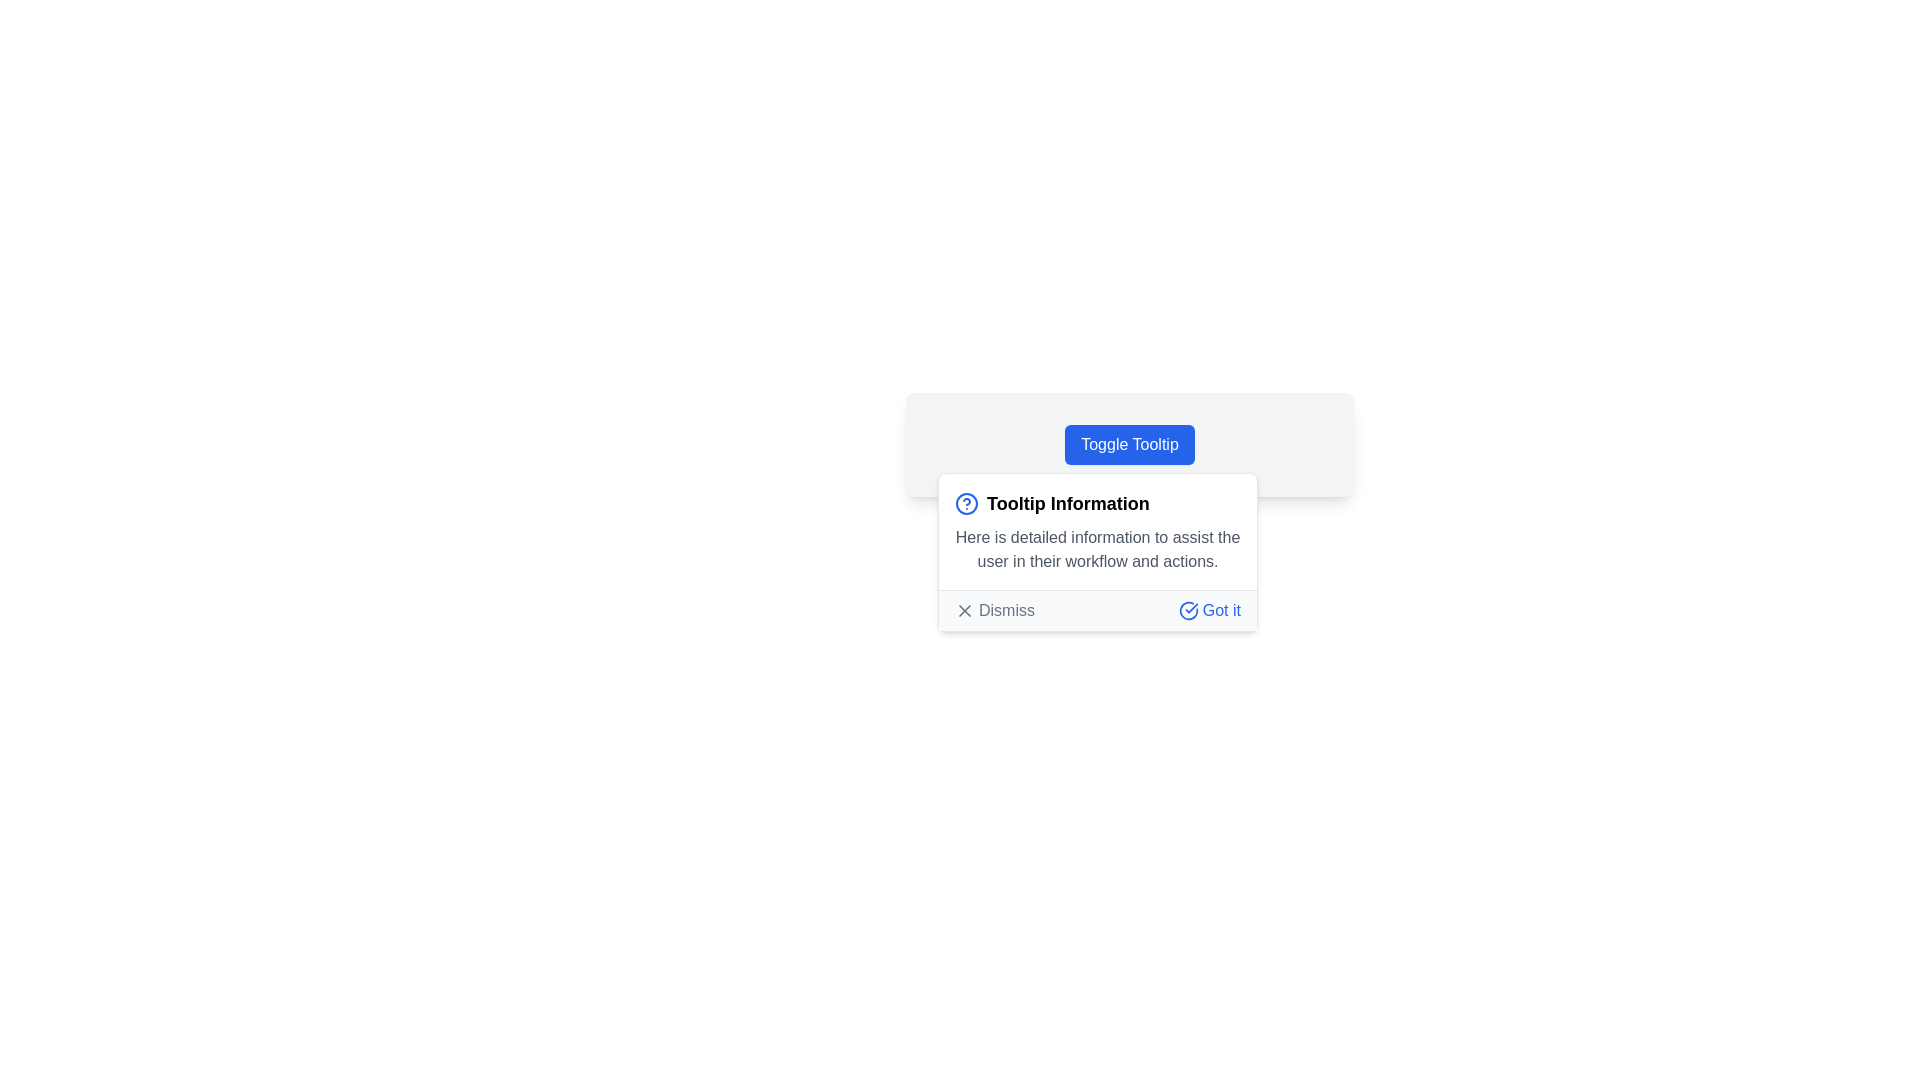 Image resolution: width=1920 pixels, height=1080 pixels. What do you see at coordinates (964, 609) in the screenshot?
I see `the dismiss icon represented by an 'X' symbol located in the lower-left corner of the tooltip popup` at bounding box center [964, 609].